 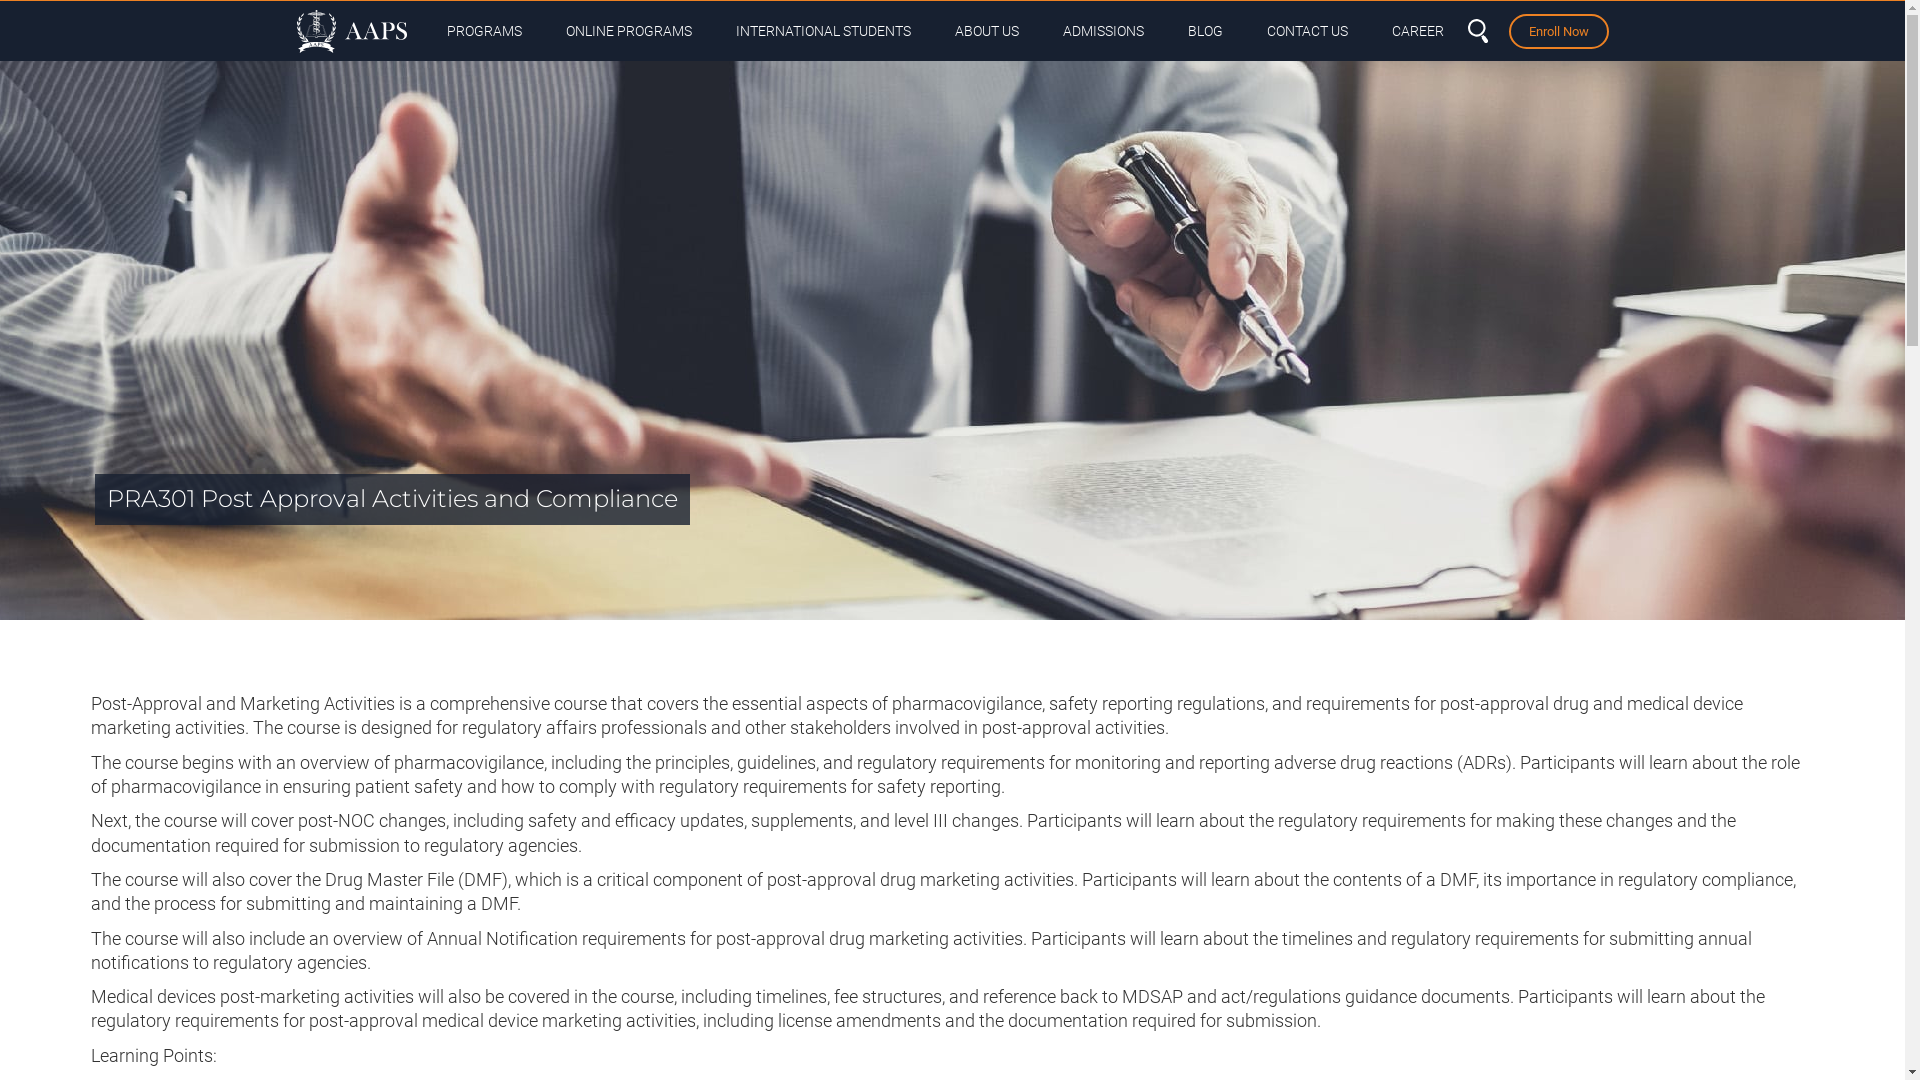 What do you see at coordinates (985, 30) in the screenshot?
I see `'ABOUT US'` at bounding box center [985, 30].